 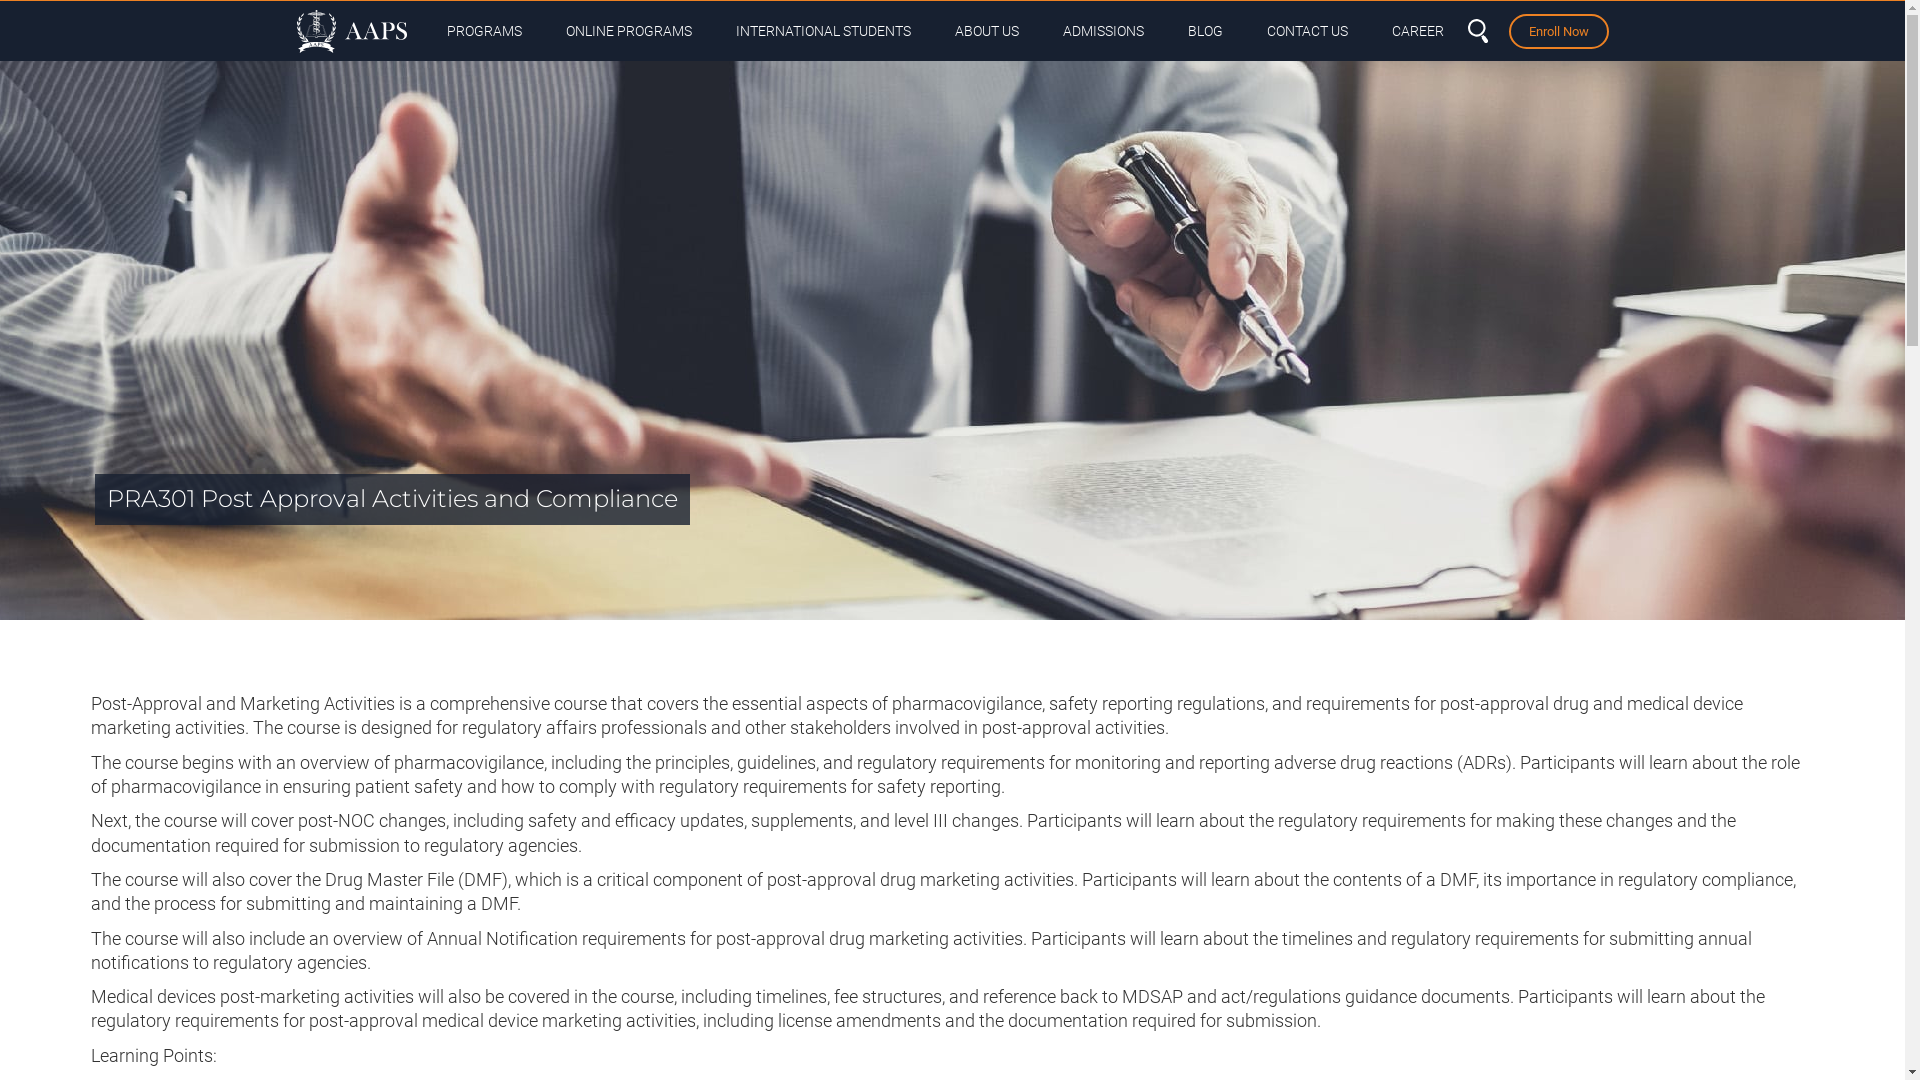 What do you see at coordinates (985, 30) in the screenshot?
I see `'ABOUT US'` at bounding box center [985, 30].